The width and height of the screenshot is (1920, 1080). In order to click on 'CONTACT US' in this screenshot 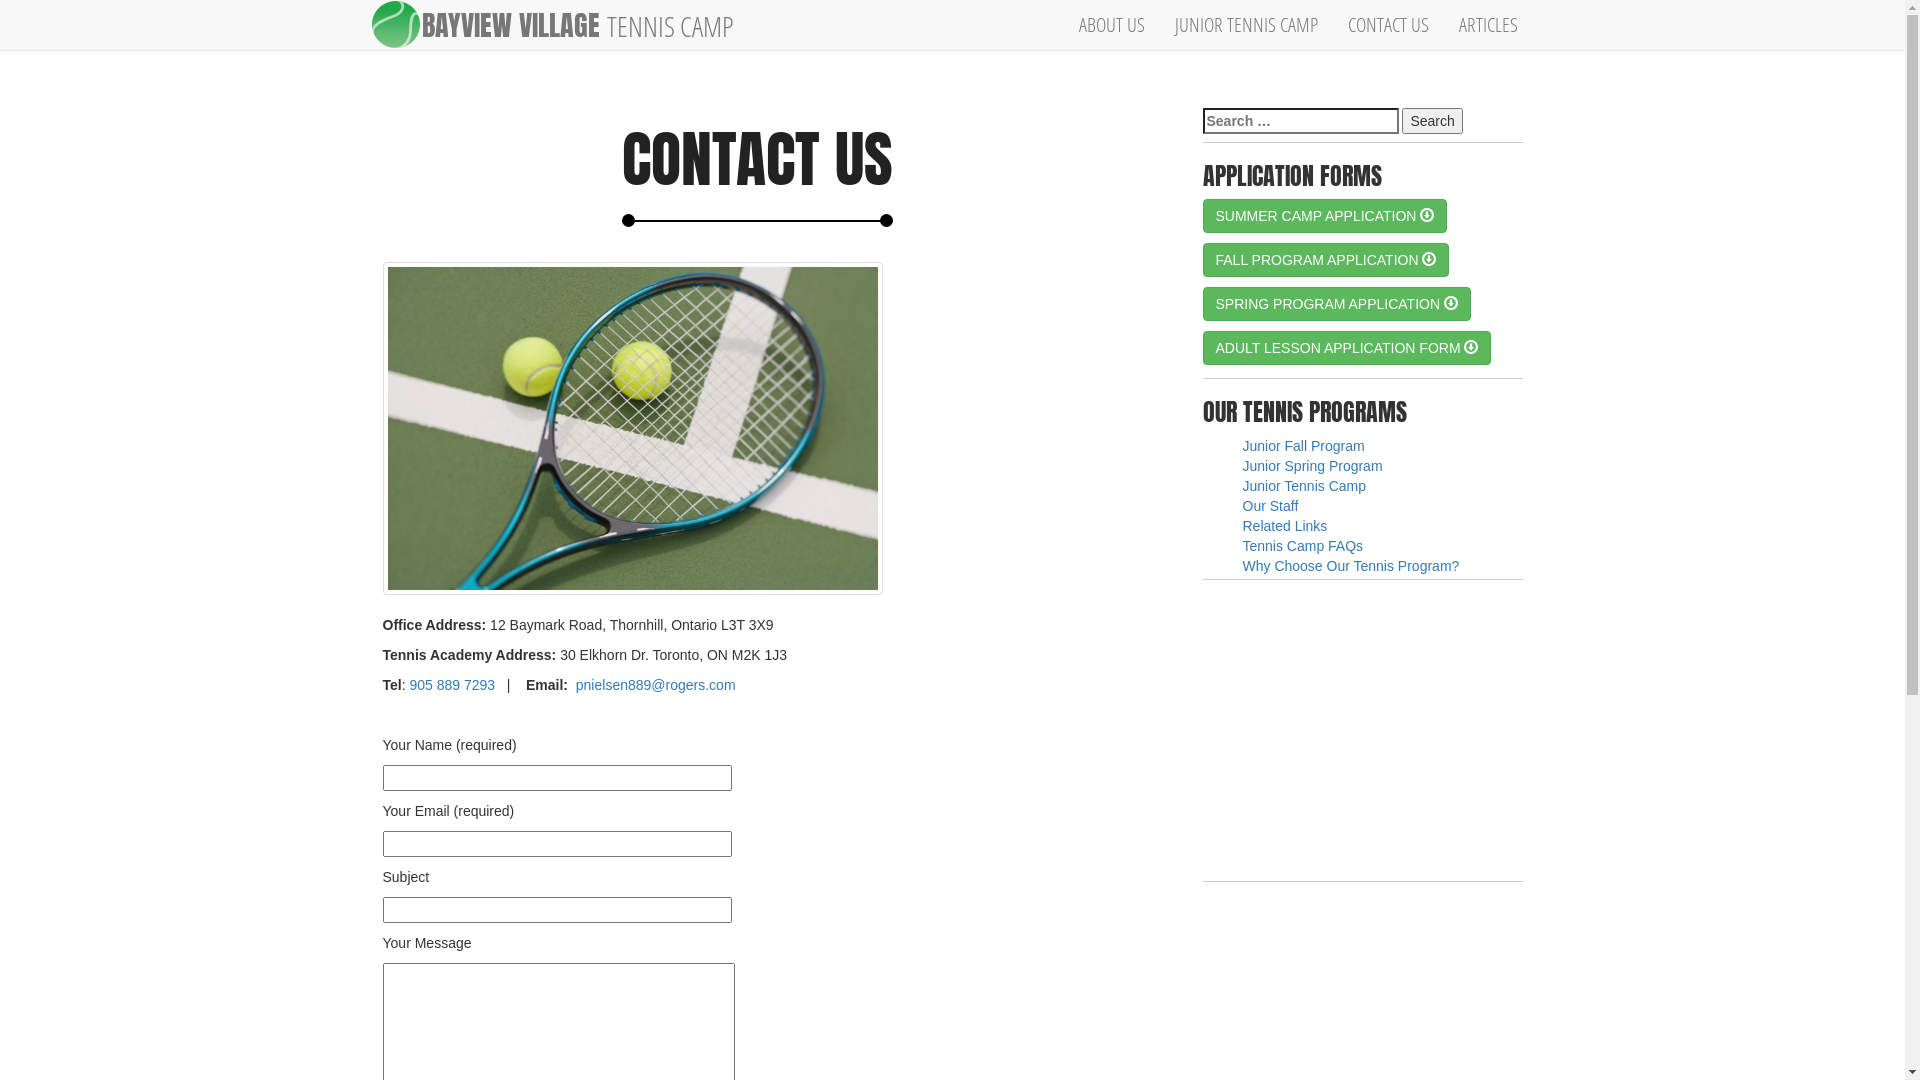, I will do `click(1387, 24)`.